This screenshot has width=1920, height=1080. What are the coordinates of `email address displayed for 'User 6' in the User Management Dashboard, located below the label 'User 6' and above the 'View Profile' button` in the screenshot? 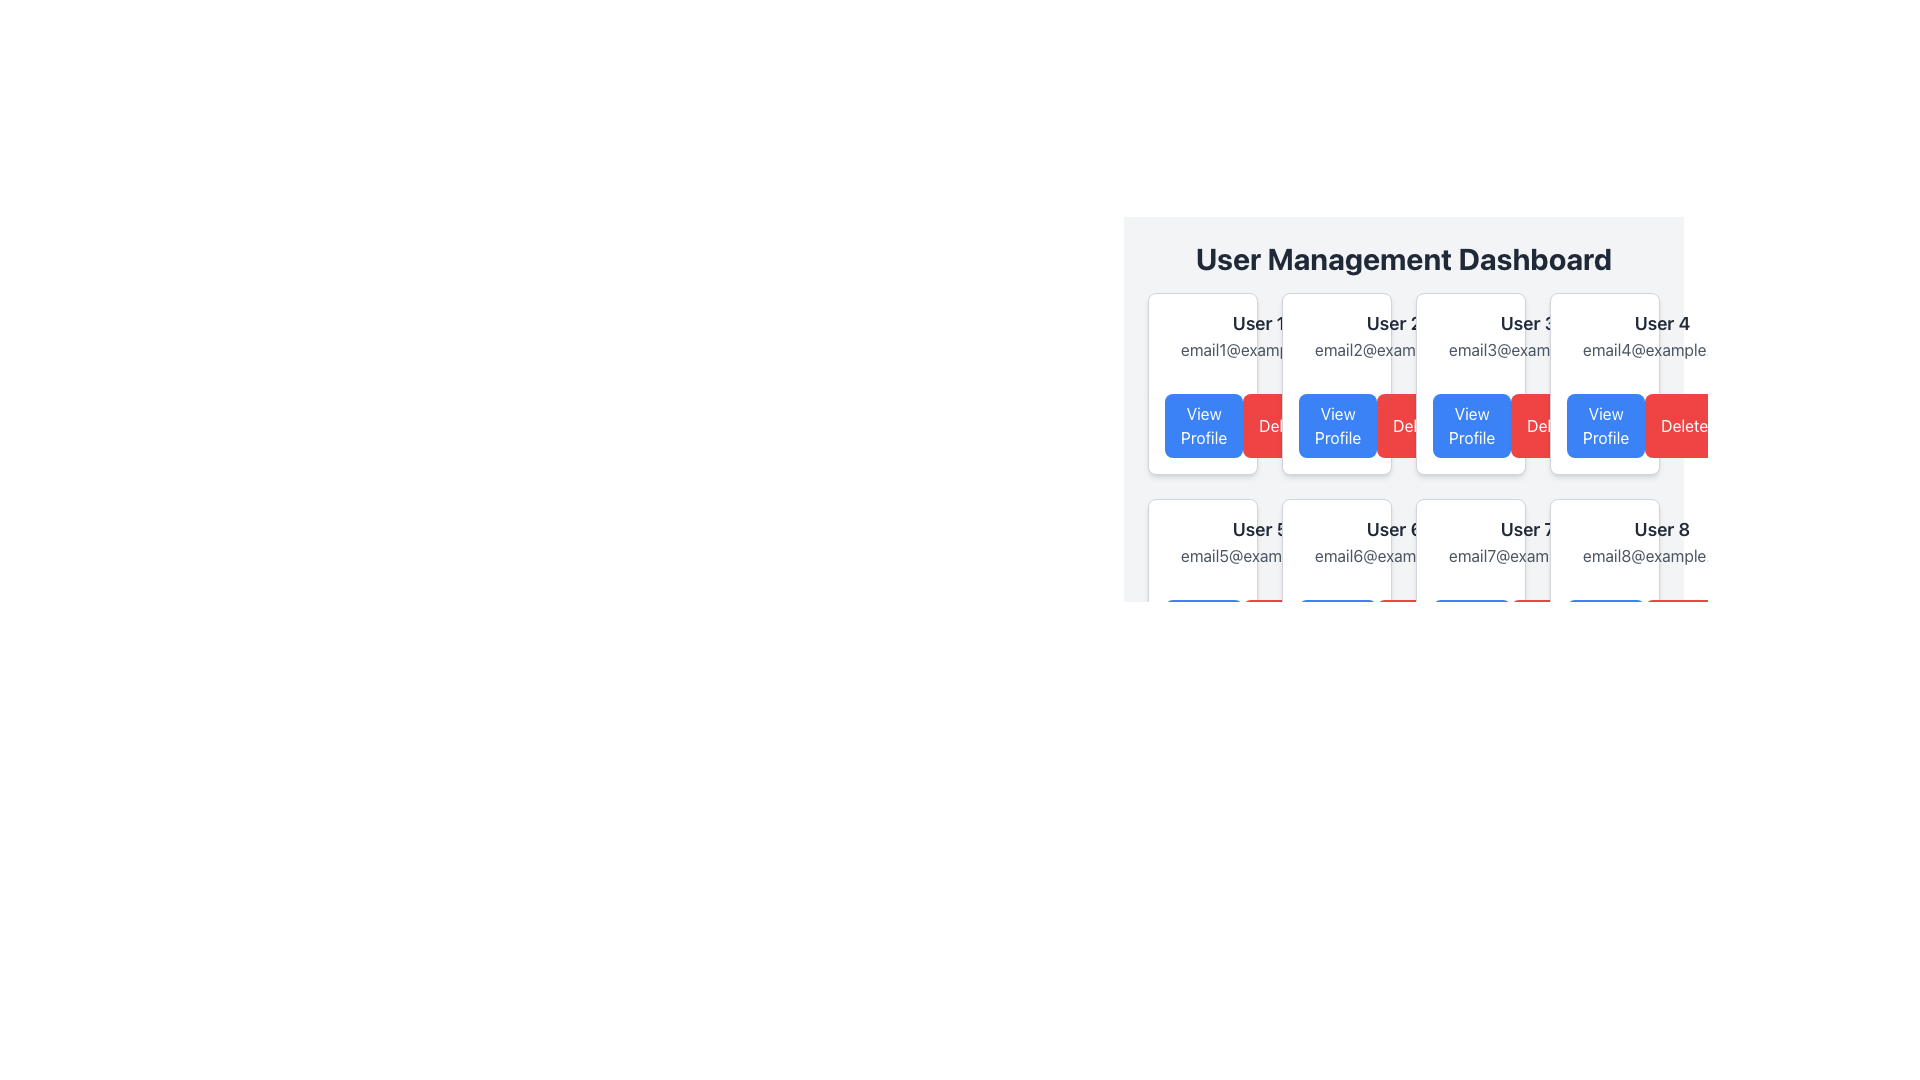 It's located at (1393, 555).